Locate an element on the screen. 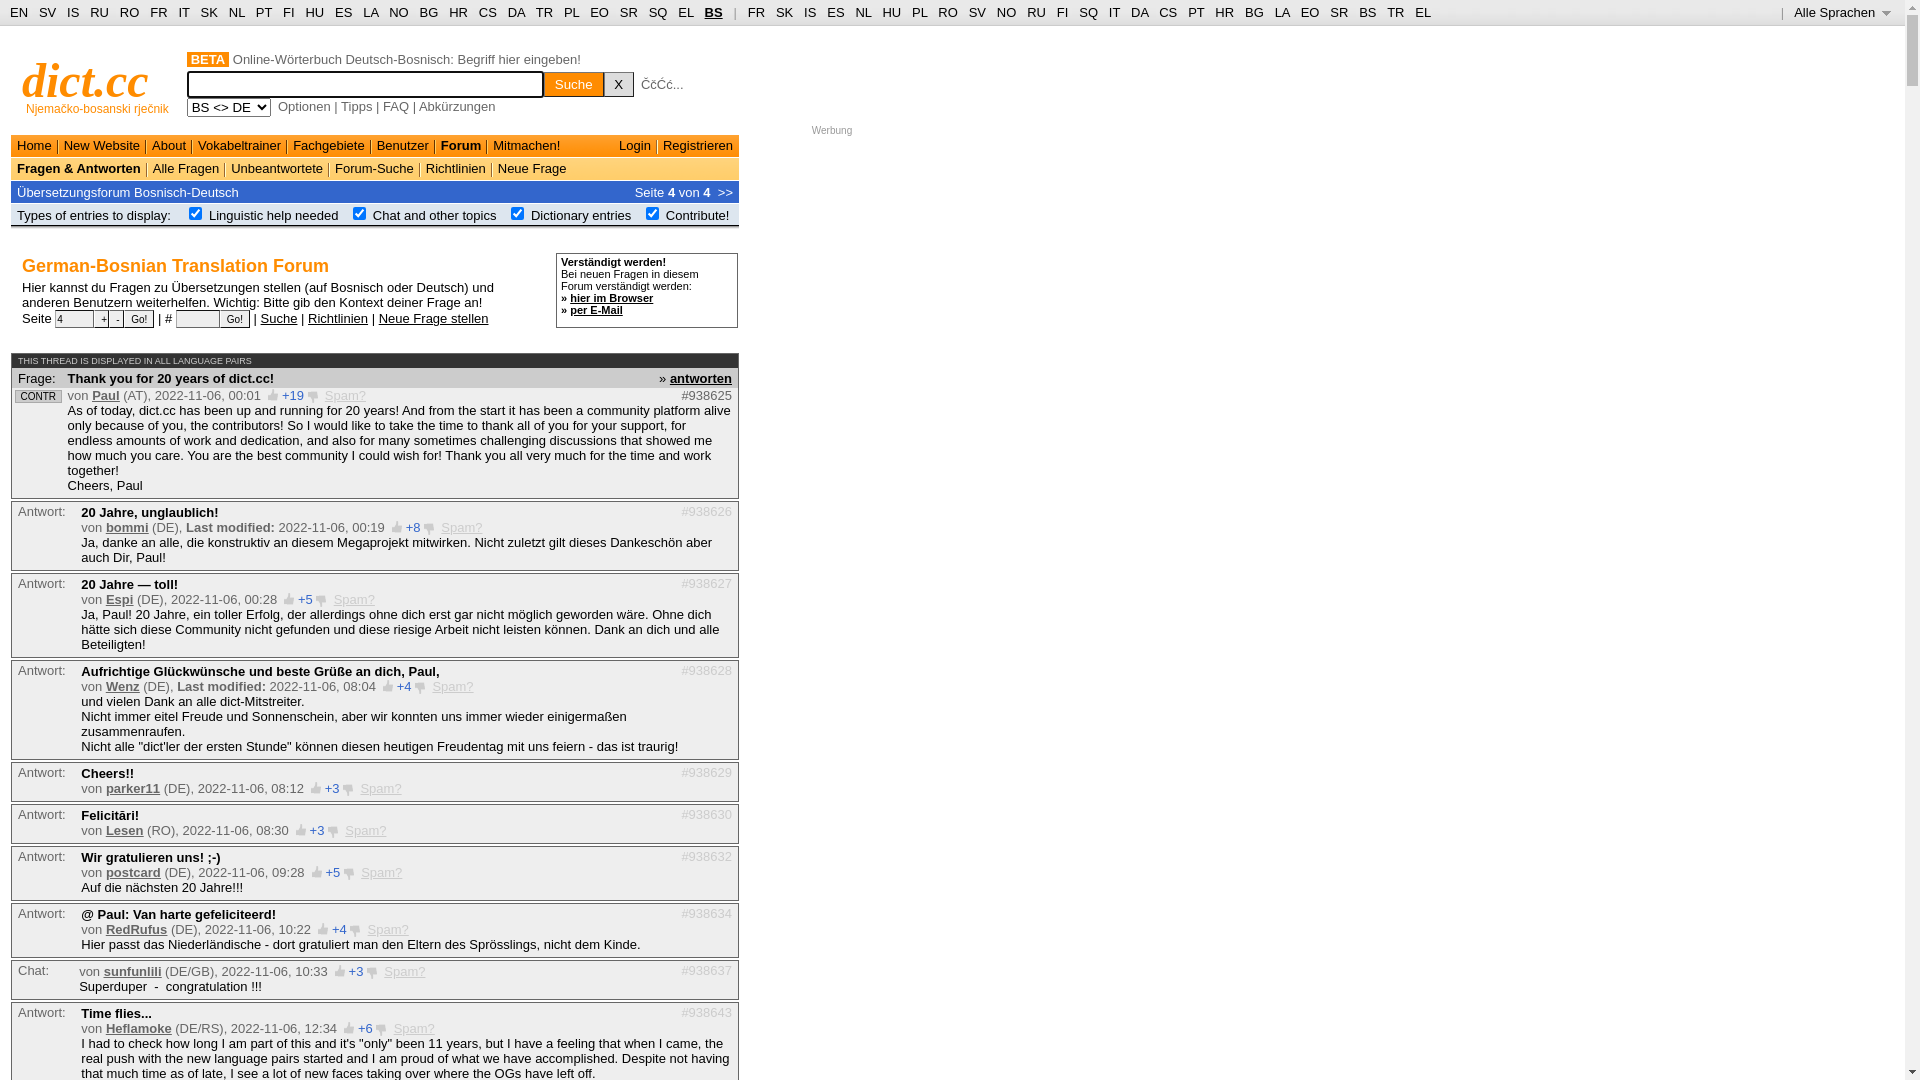 The height and width of the screenshot is (1080, 1920). 'German-Bosnian Translation Forum' is located at coordinates (175, 265).